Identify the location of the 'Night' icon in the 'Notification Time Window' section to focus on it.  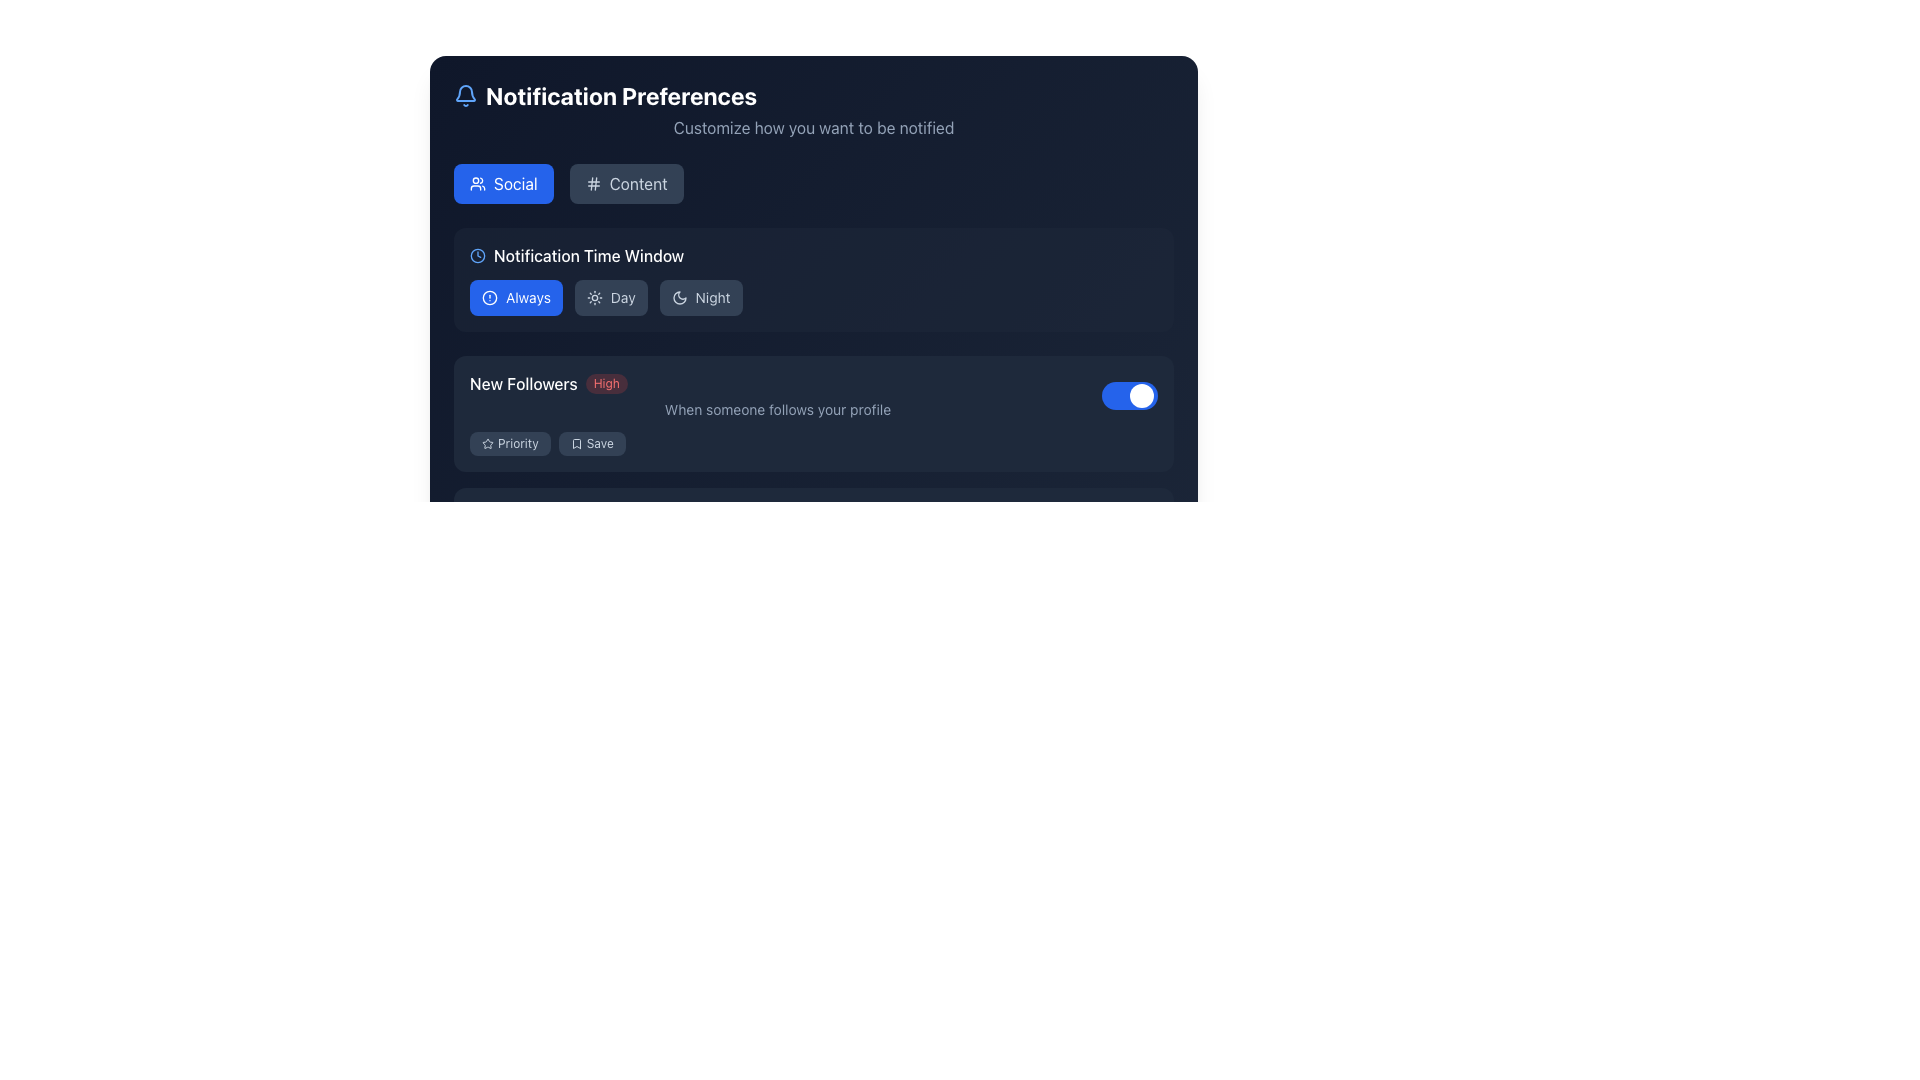
(679, 297).